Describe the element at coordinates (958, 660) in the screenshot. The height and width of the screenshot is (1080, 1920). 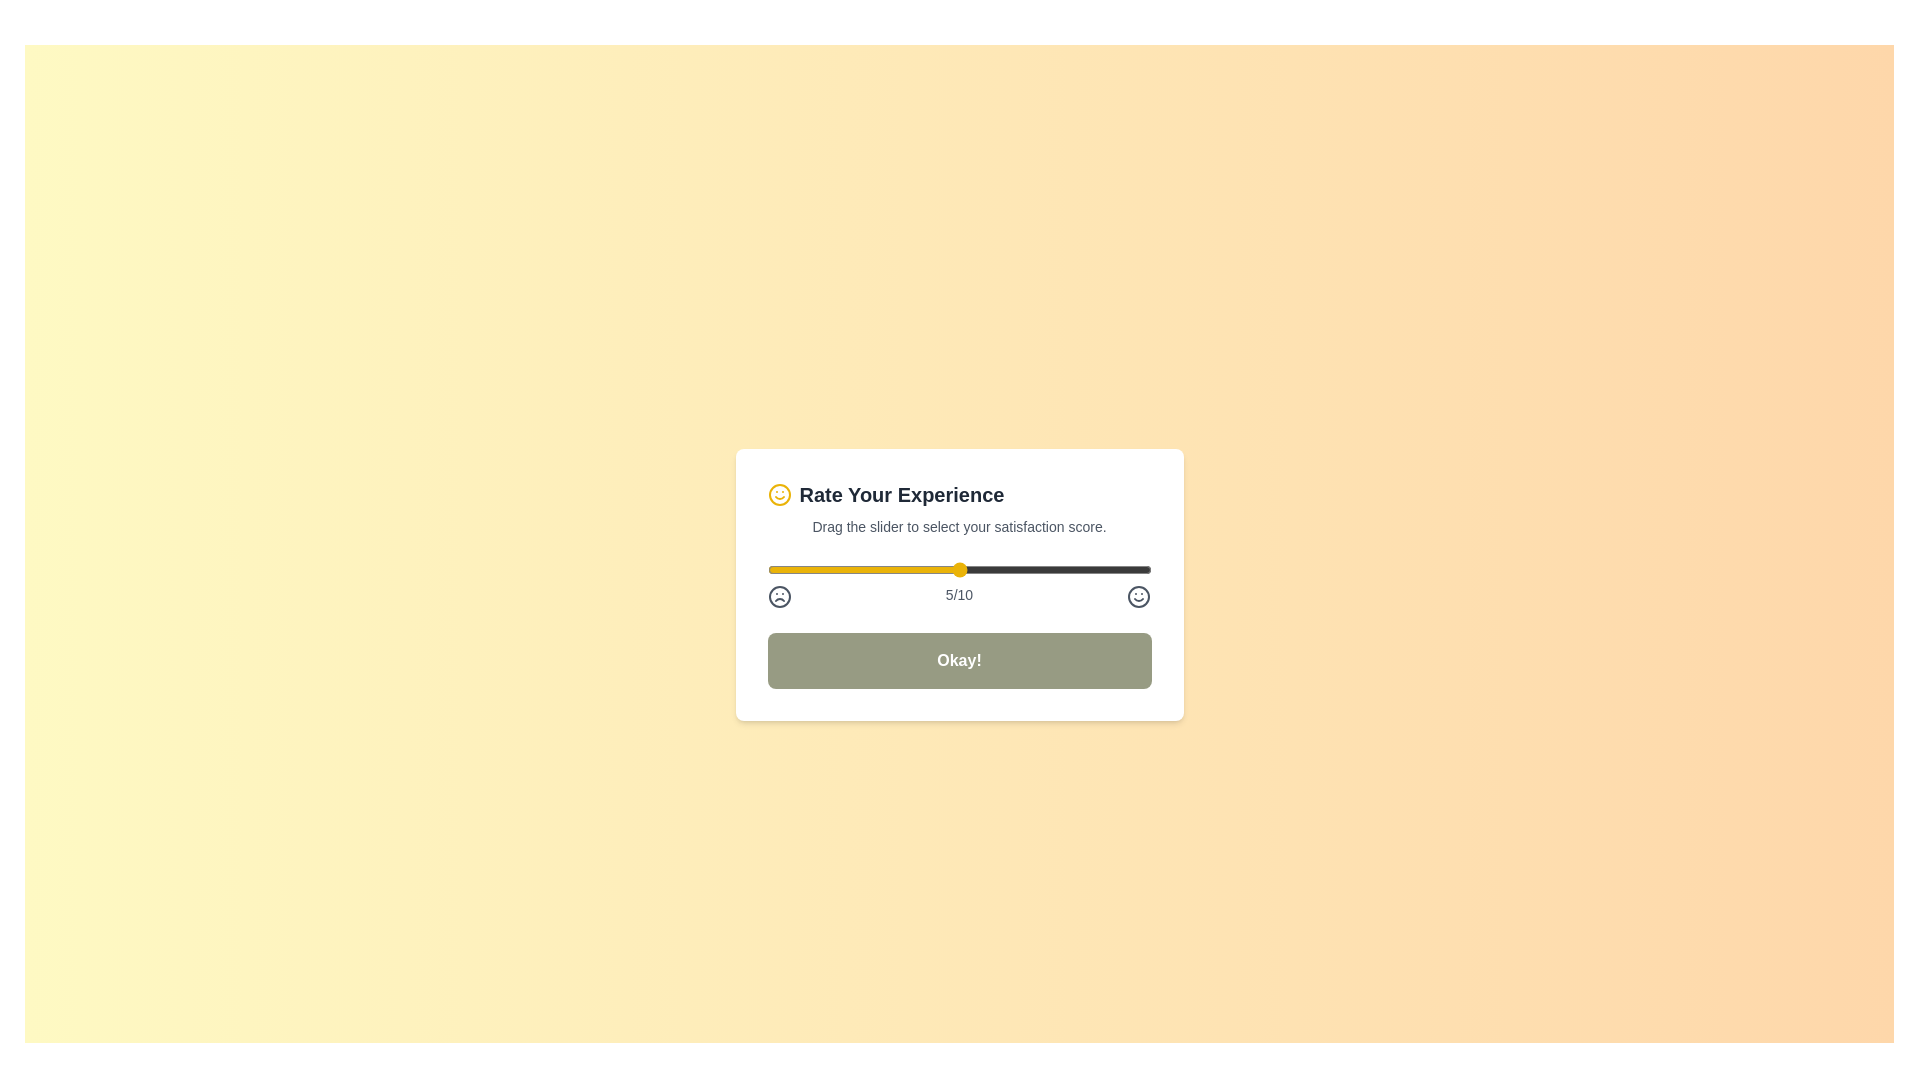
I see `the 'Okay!' button to confirm the rating` at that location.